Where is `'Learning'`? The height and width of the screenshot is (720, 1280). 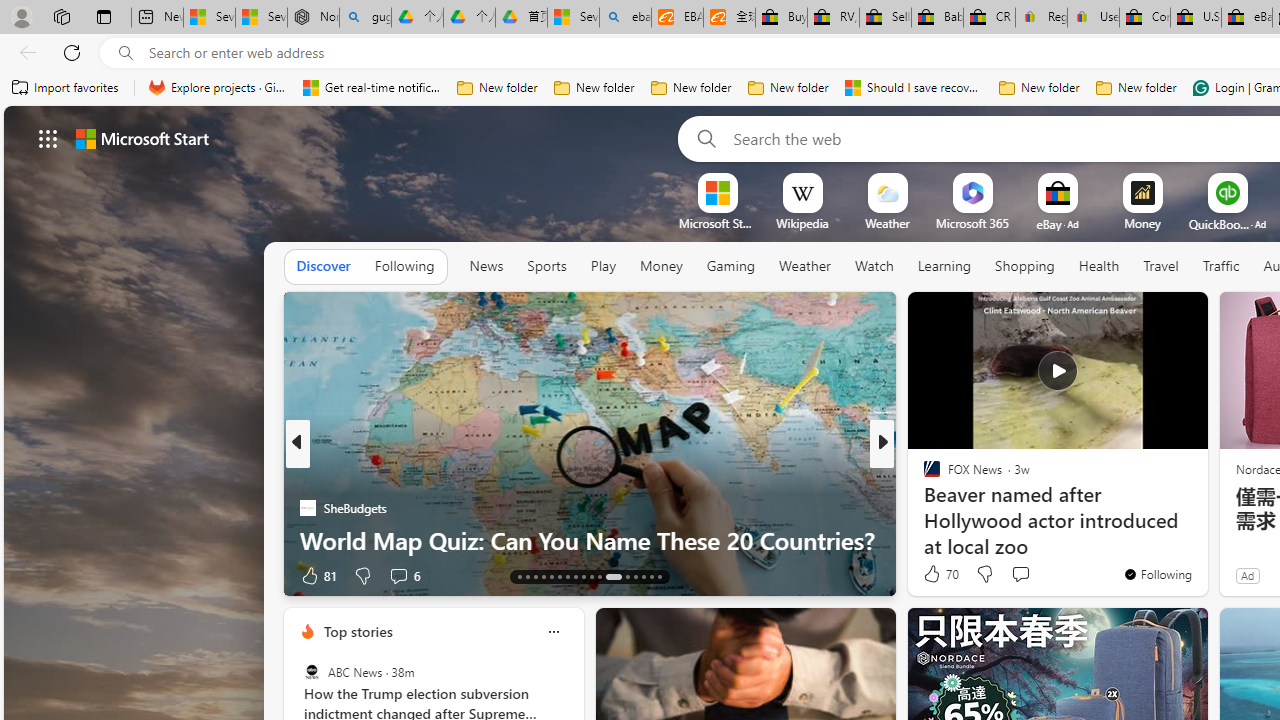
'Learning' is located at coordinates (943, 266).